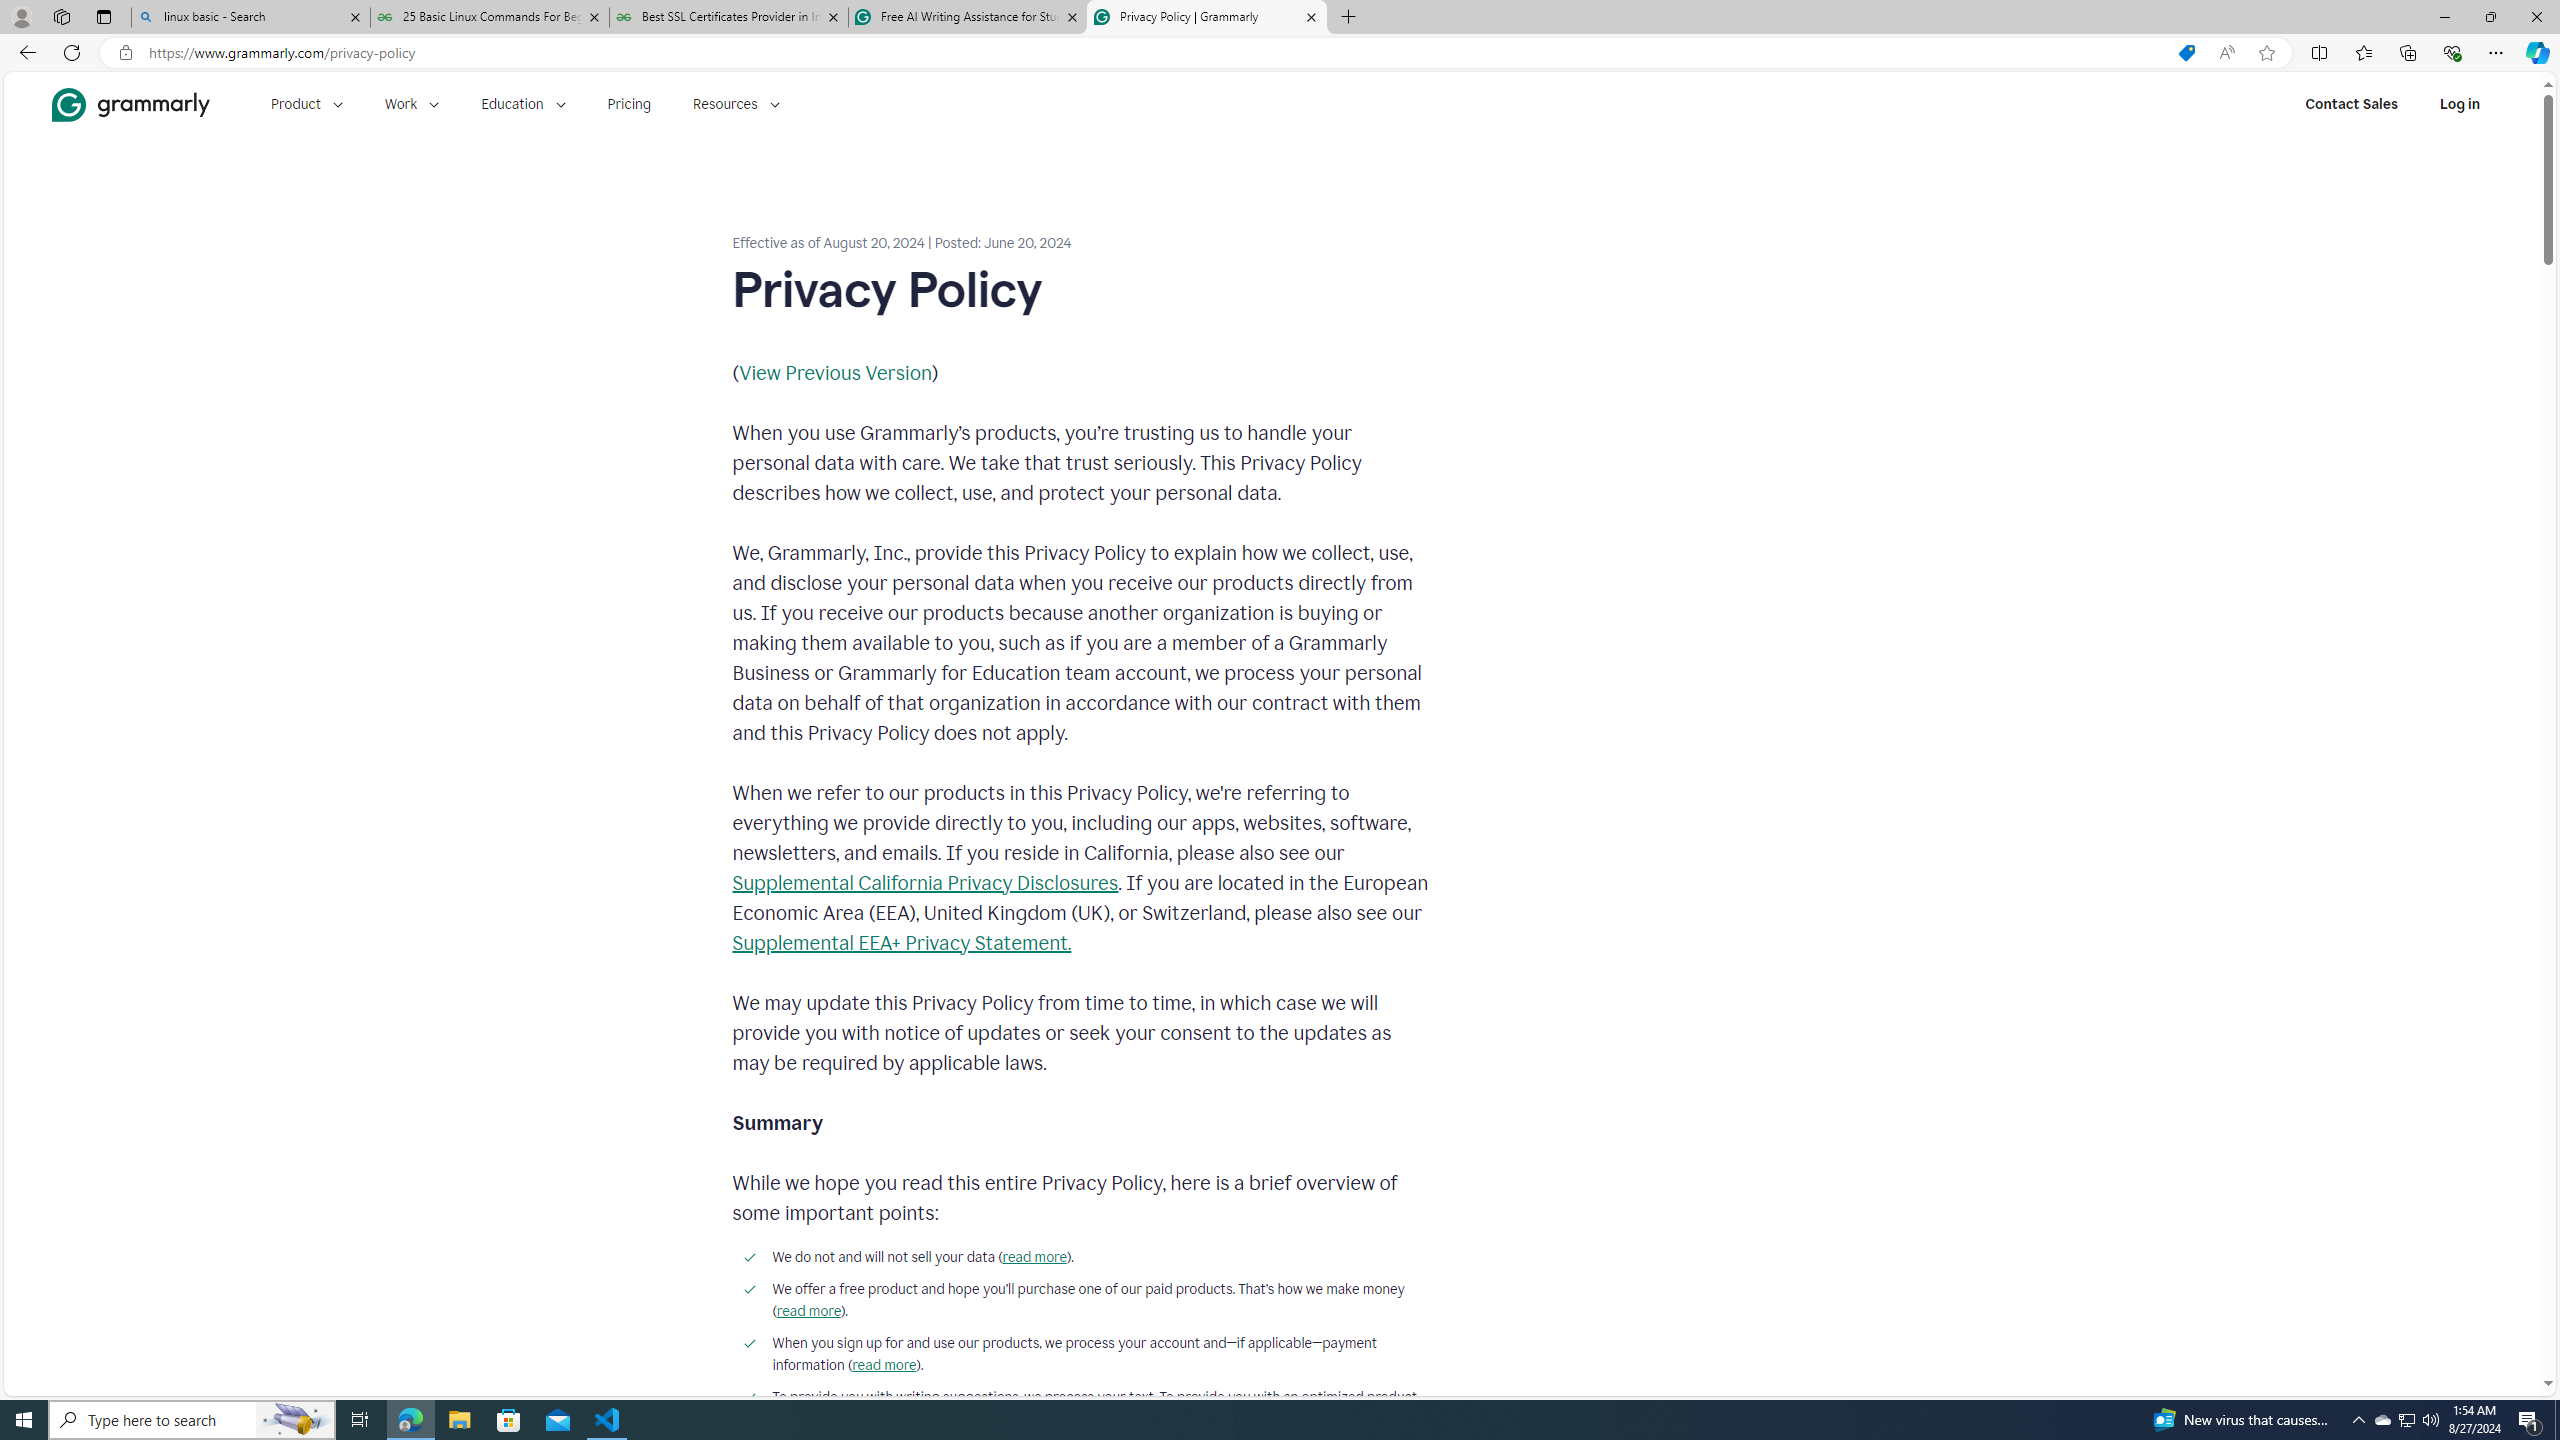 The width and height of the screenshot is (2560, 1440). Describe the element at coordinates (411, 103) in the screenshot. I see `'Work'` at that location.